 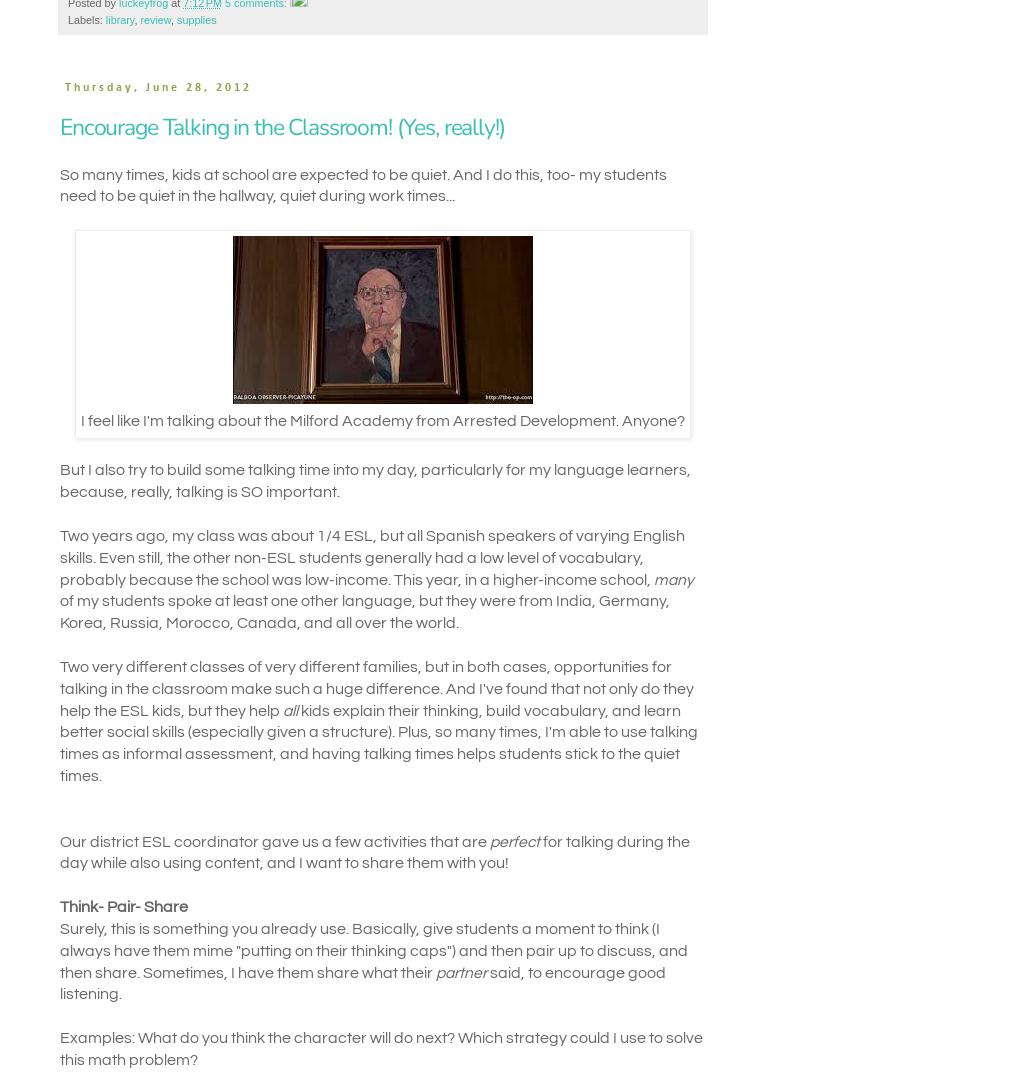 What do you see at coordinates (60, 850) in the screenshot?
I see `'for talking during the day while also using content, and I want to share them with you!'` at bounding box center [60, 850].